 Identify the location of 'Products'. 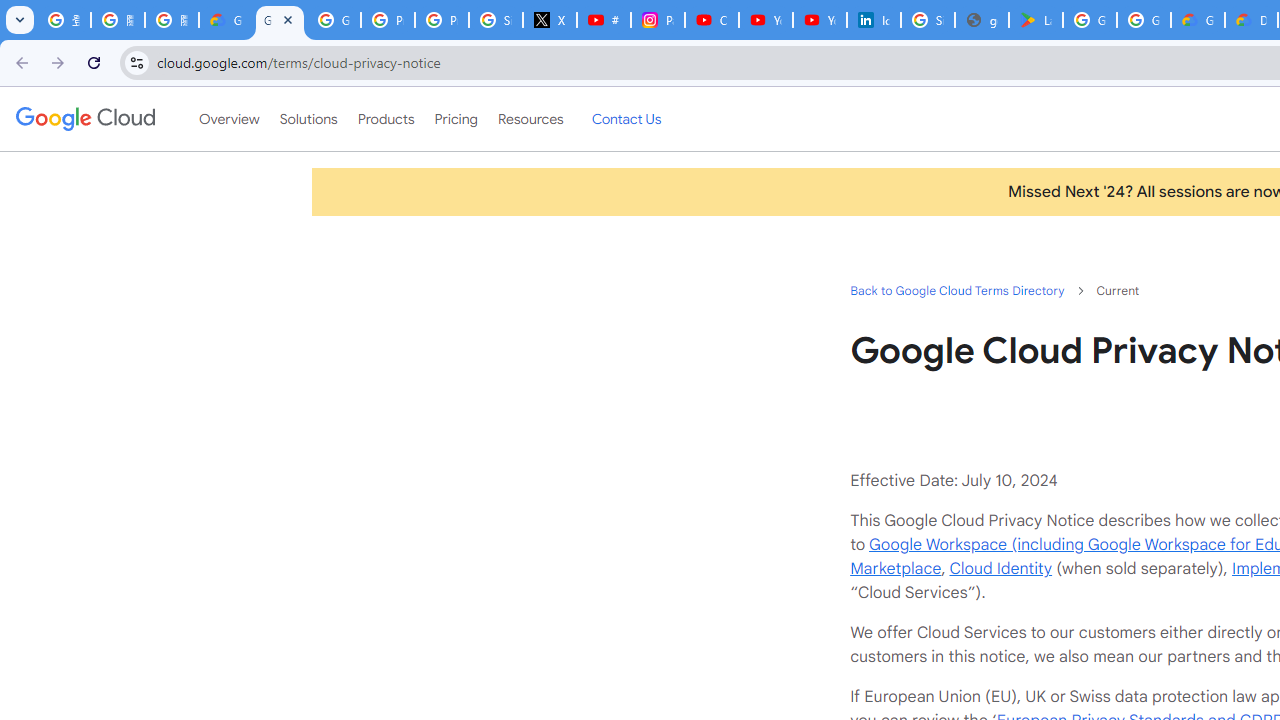
(385, 119).